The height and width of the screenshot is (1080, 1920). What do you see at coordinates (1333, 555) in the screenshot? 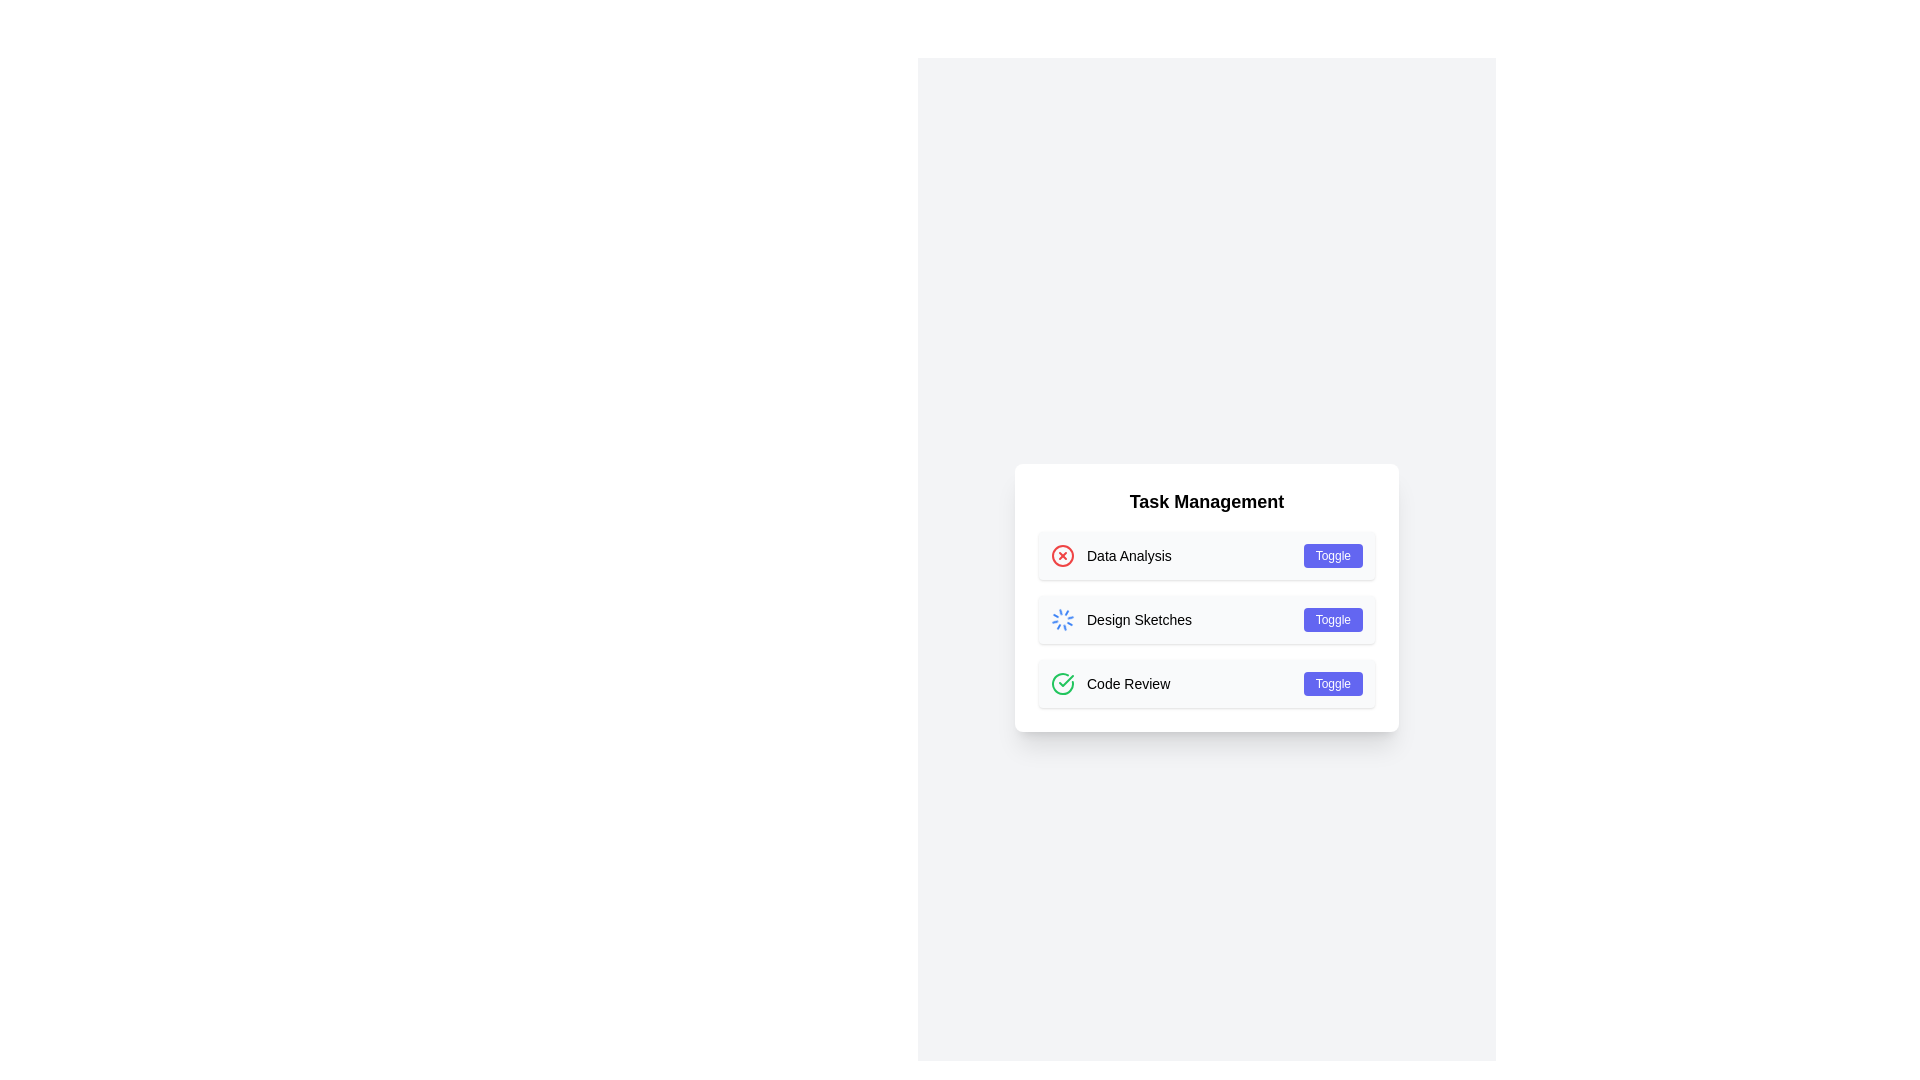
I see `the 'Toggle' button, which is a smaller indigo button with white text located in the 'Data Analysis' card` at bounding box center [1333, 555].